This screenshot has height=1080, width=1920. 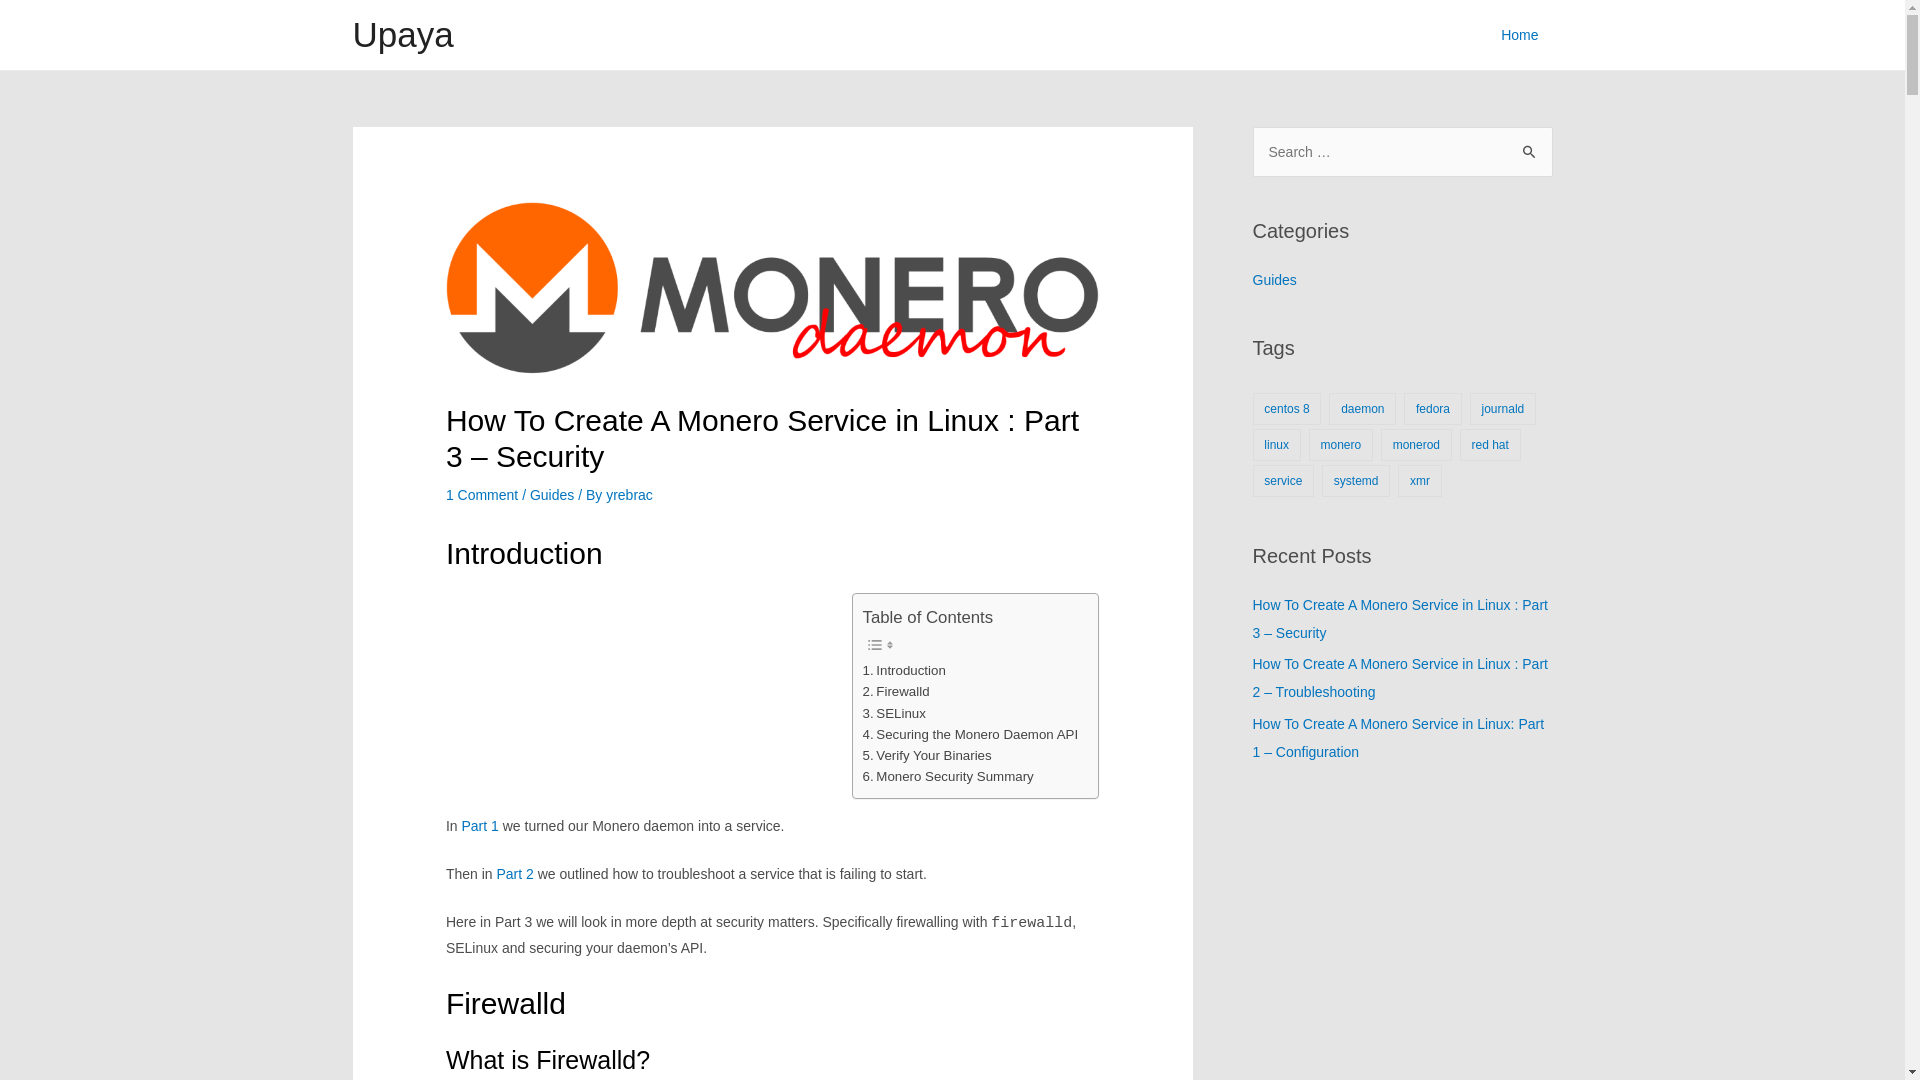 What do you see at coordinates (401, 34) in the screenshot?
I see `'Upaya'` at bounding box center [401, 34].